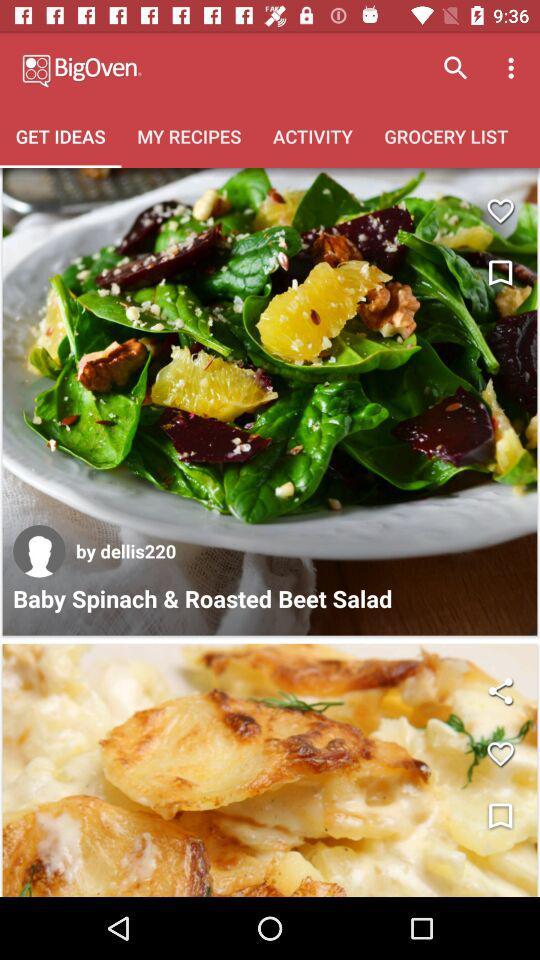 Image resolution: width=540 pixels, height=960 pixels. Describe the element at coordinates (39, 551) in the screenshot. I see `user info` at that location.